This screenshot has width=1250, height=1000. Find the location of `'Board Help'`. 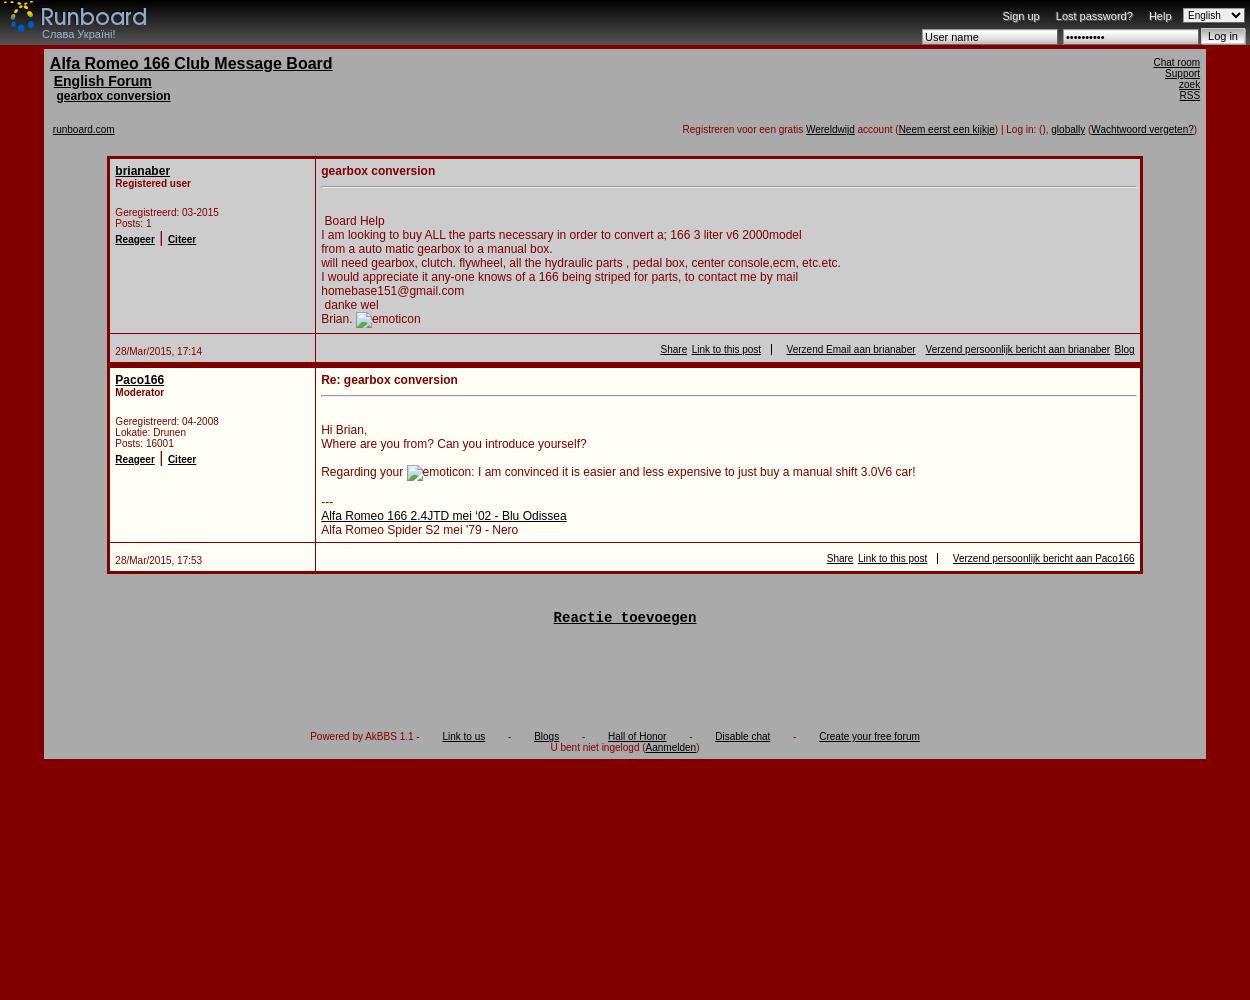

'Board Help' is located at coordinates (319, 220).